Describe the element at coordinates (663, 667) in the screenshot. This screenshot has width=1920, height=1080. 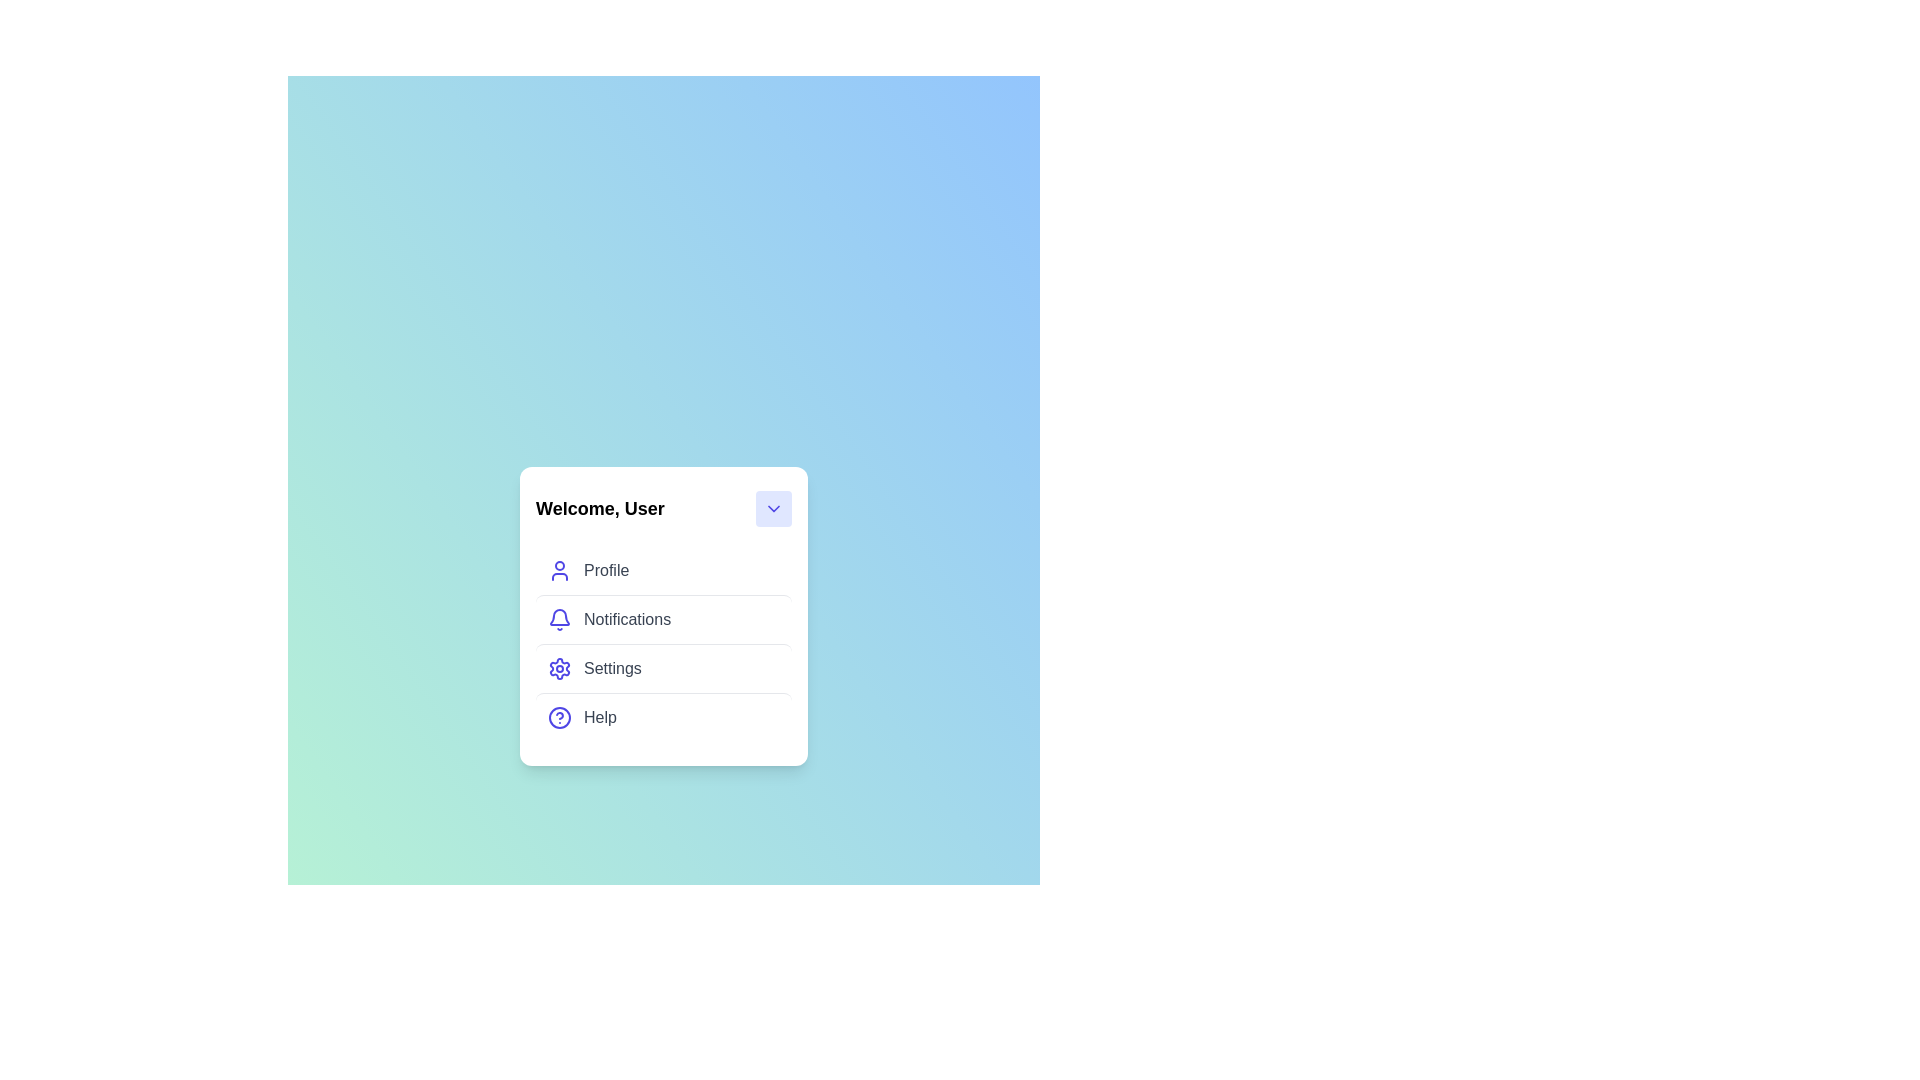
I see `the menu item Settings from the UserProfileMenu` at that location.